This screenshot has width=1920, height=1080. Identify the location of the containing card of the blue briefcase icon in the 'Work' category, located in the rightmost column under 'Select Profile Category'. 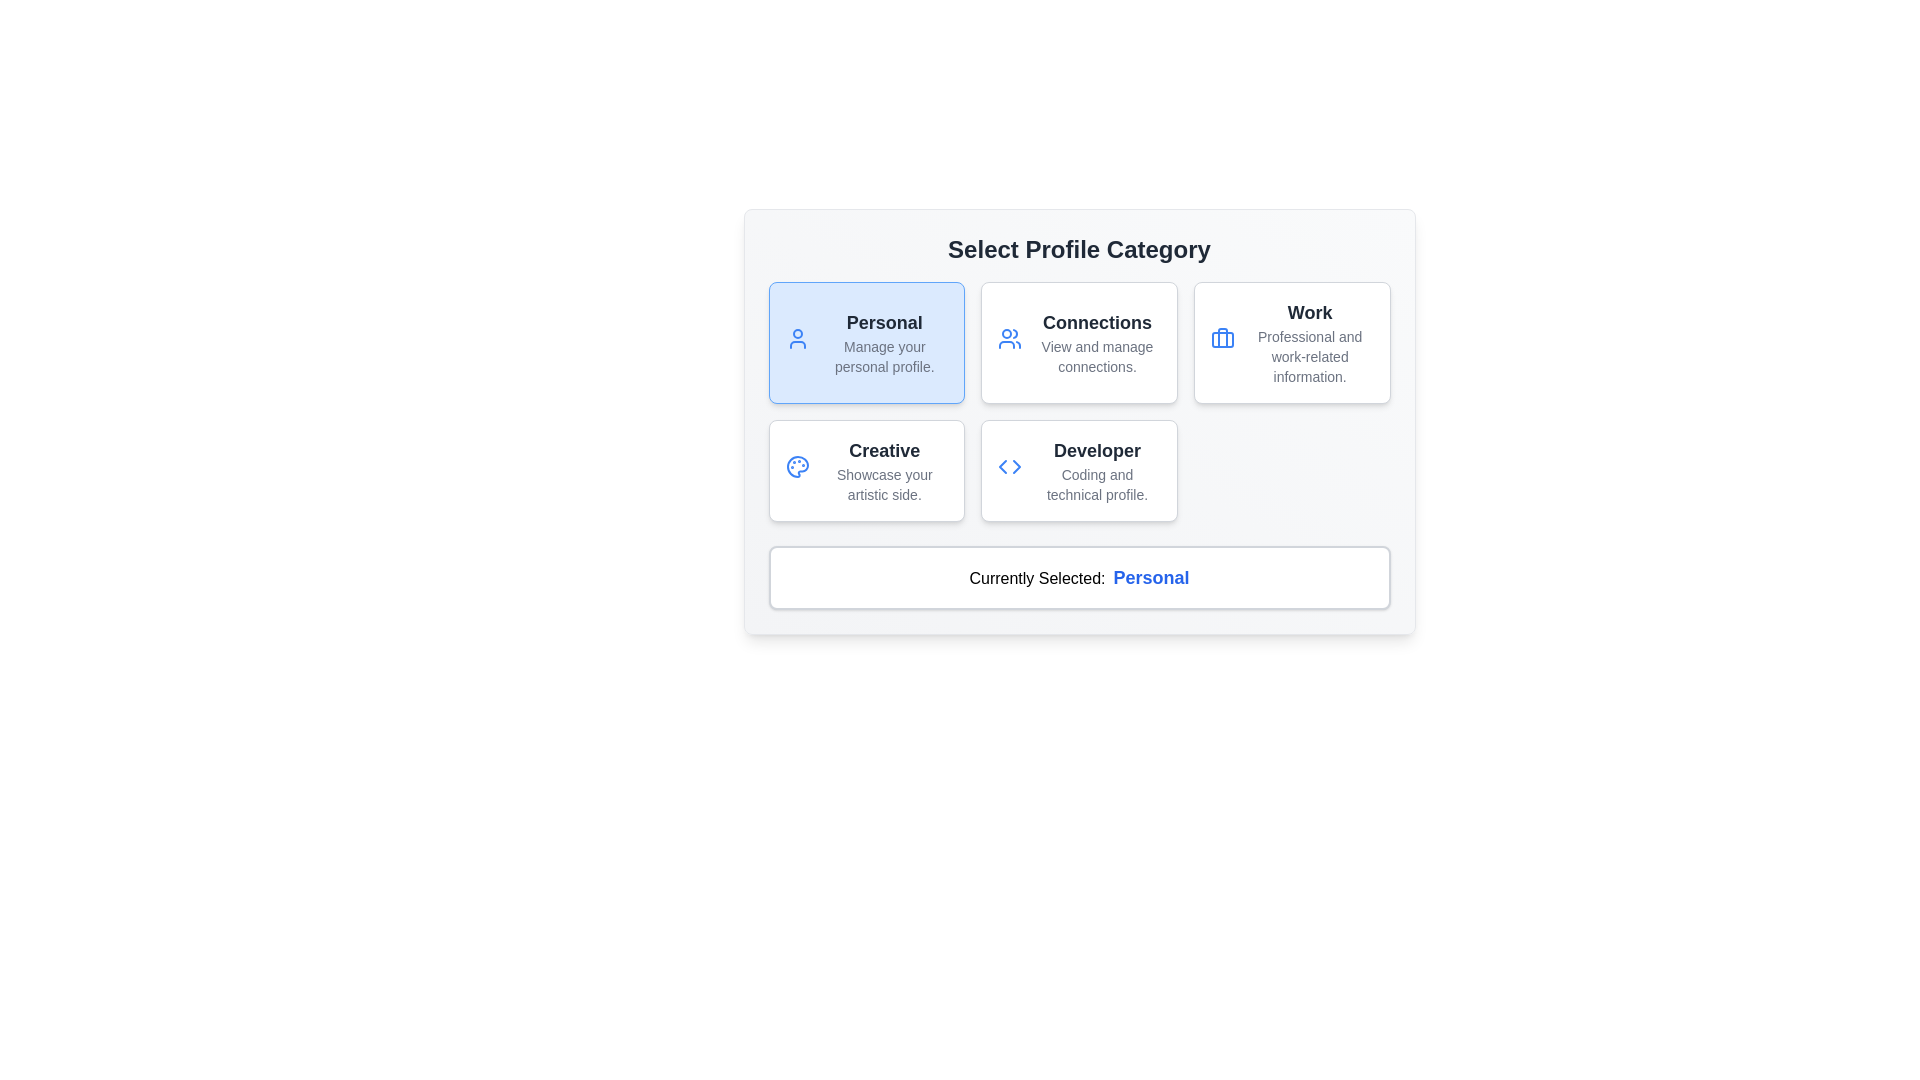
(1221, 342).